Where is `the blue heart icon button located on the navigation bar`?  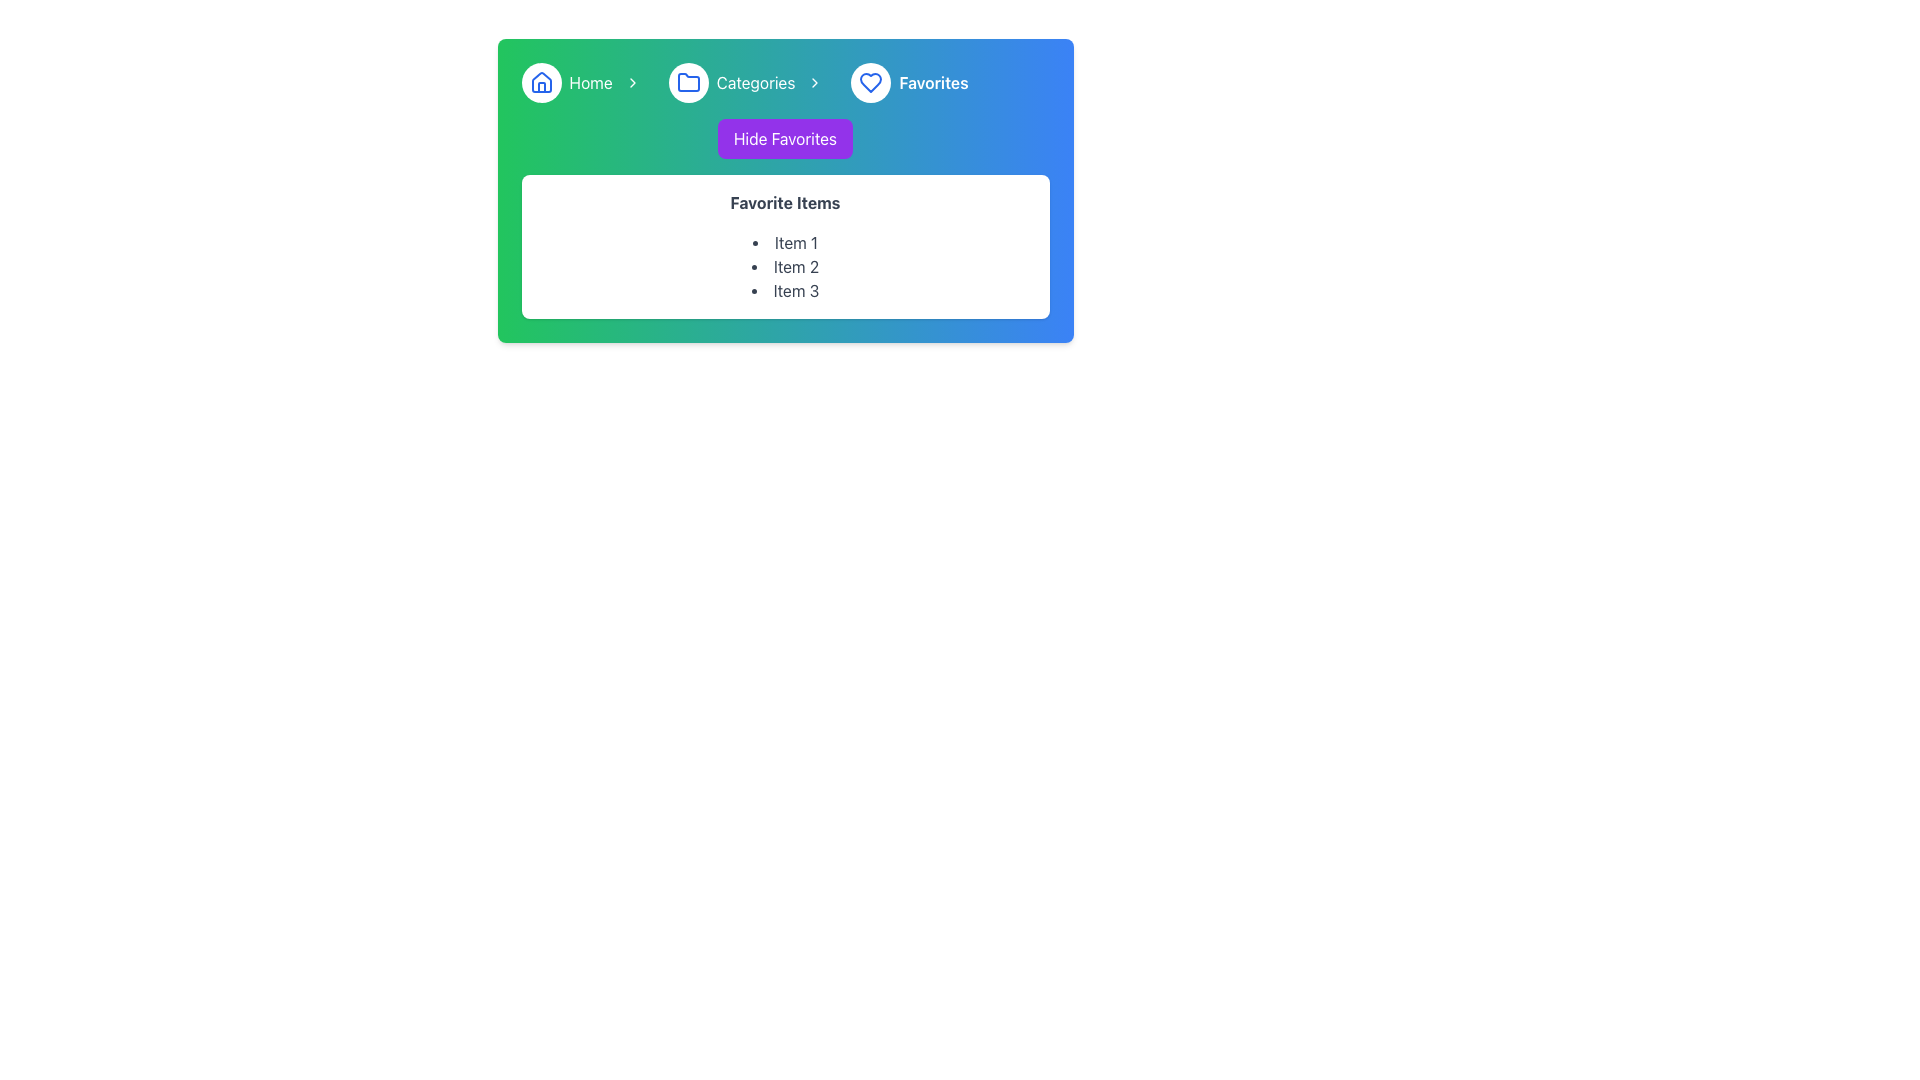 the blue heart icon button located on the navigation bar is located at coordinates (871, 82).